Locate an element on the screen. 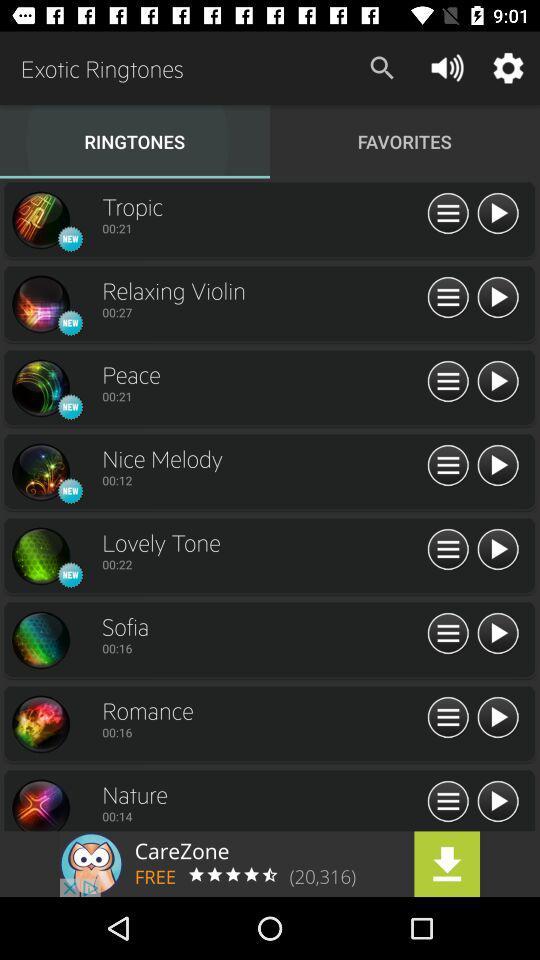 The width and height of the screenshot is (540, 960). see menu options is located at coordinates (448, 550).